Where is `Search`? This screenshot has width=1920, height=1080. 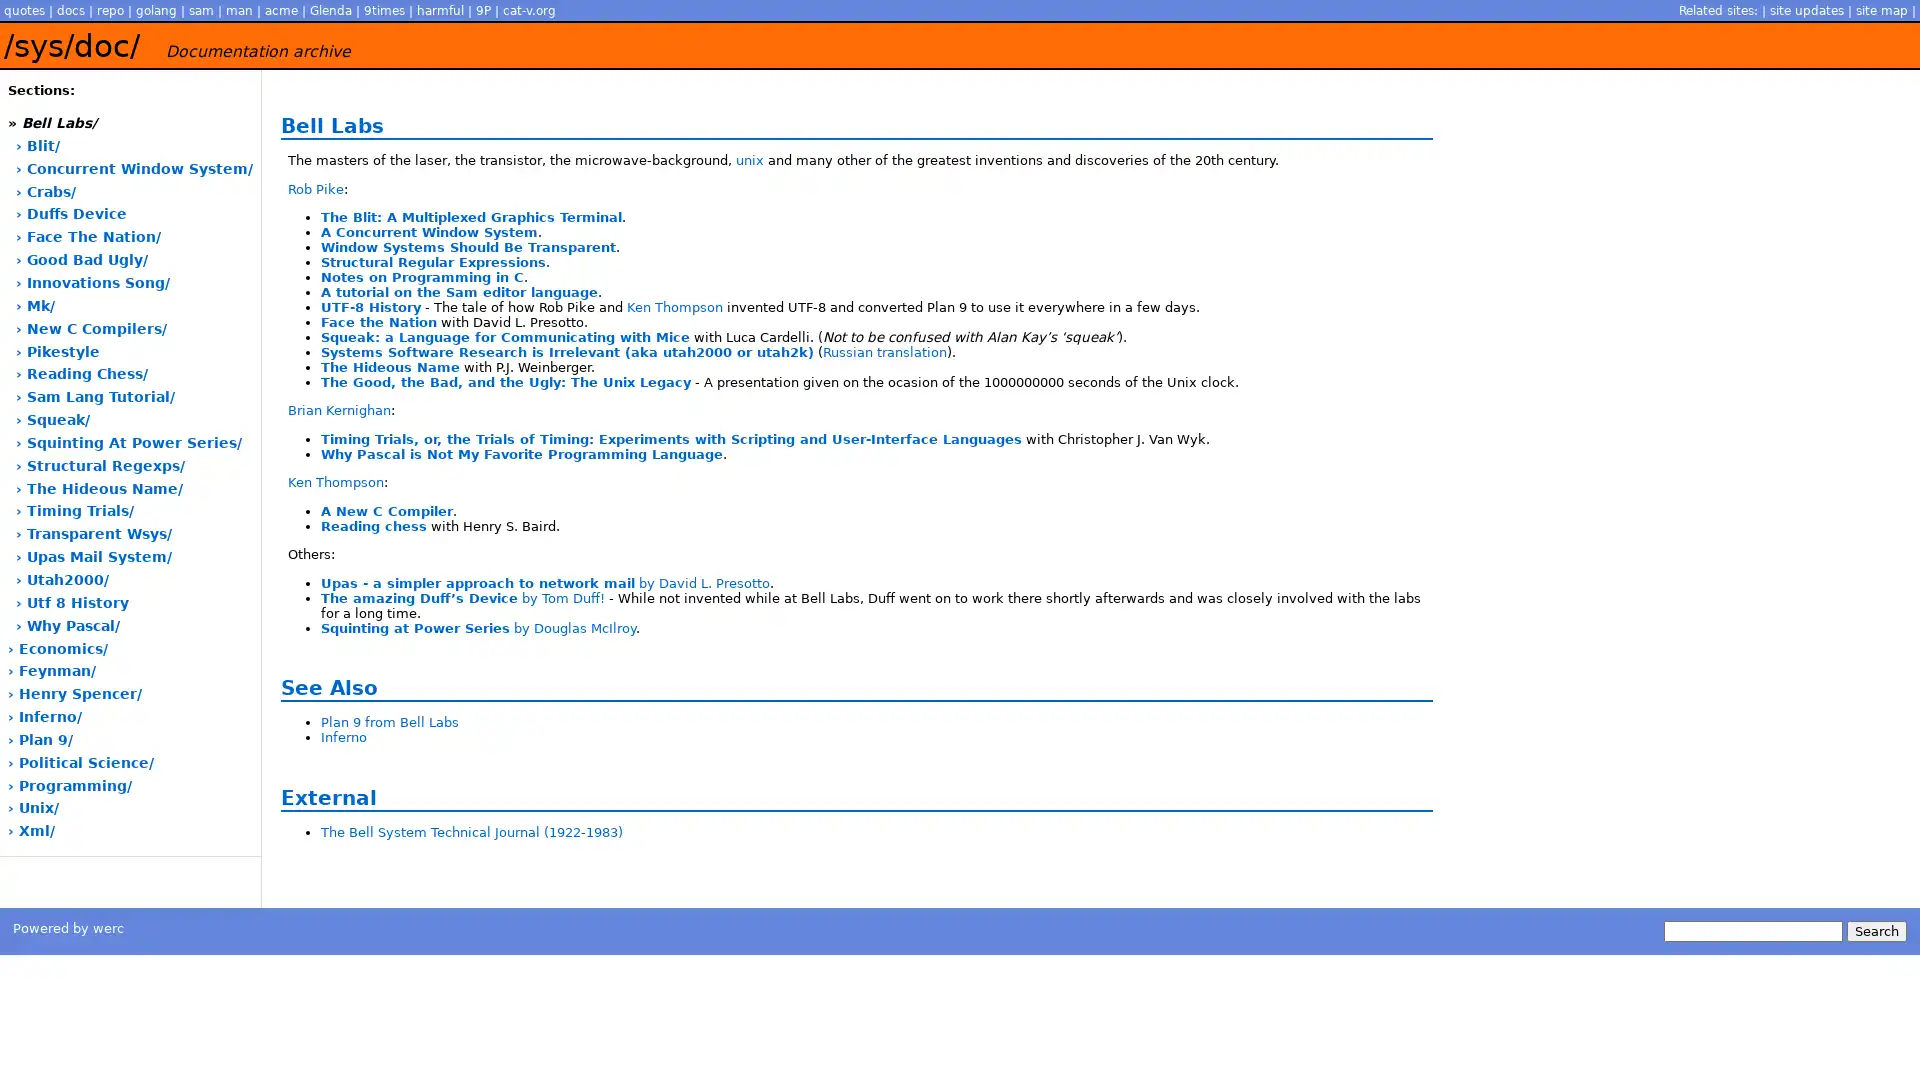
Search is located at coordinates (1875, 930).